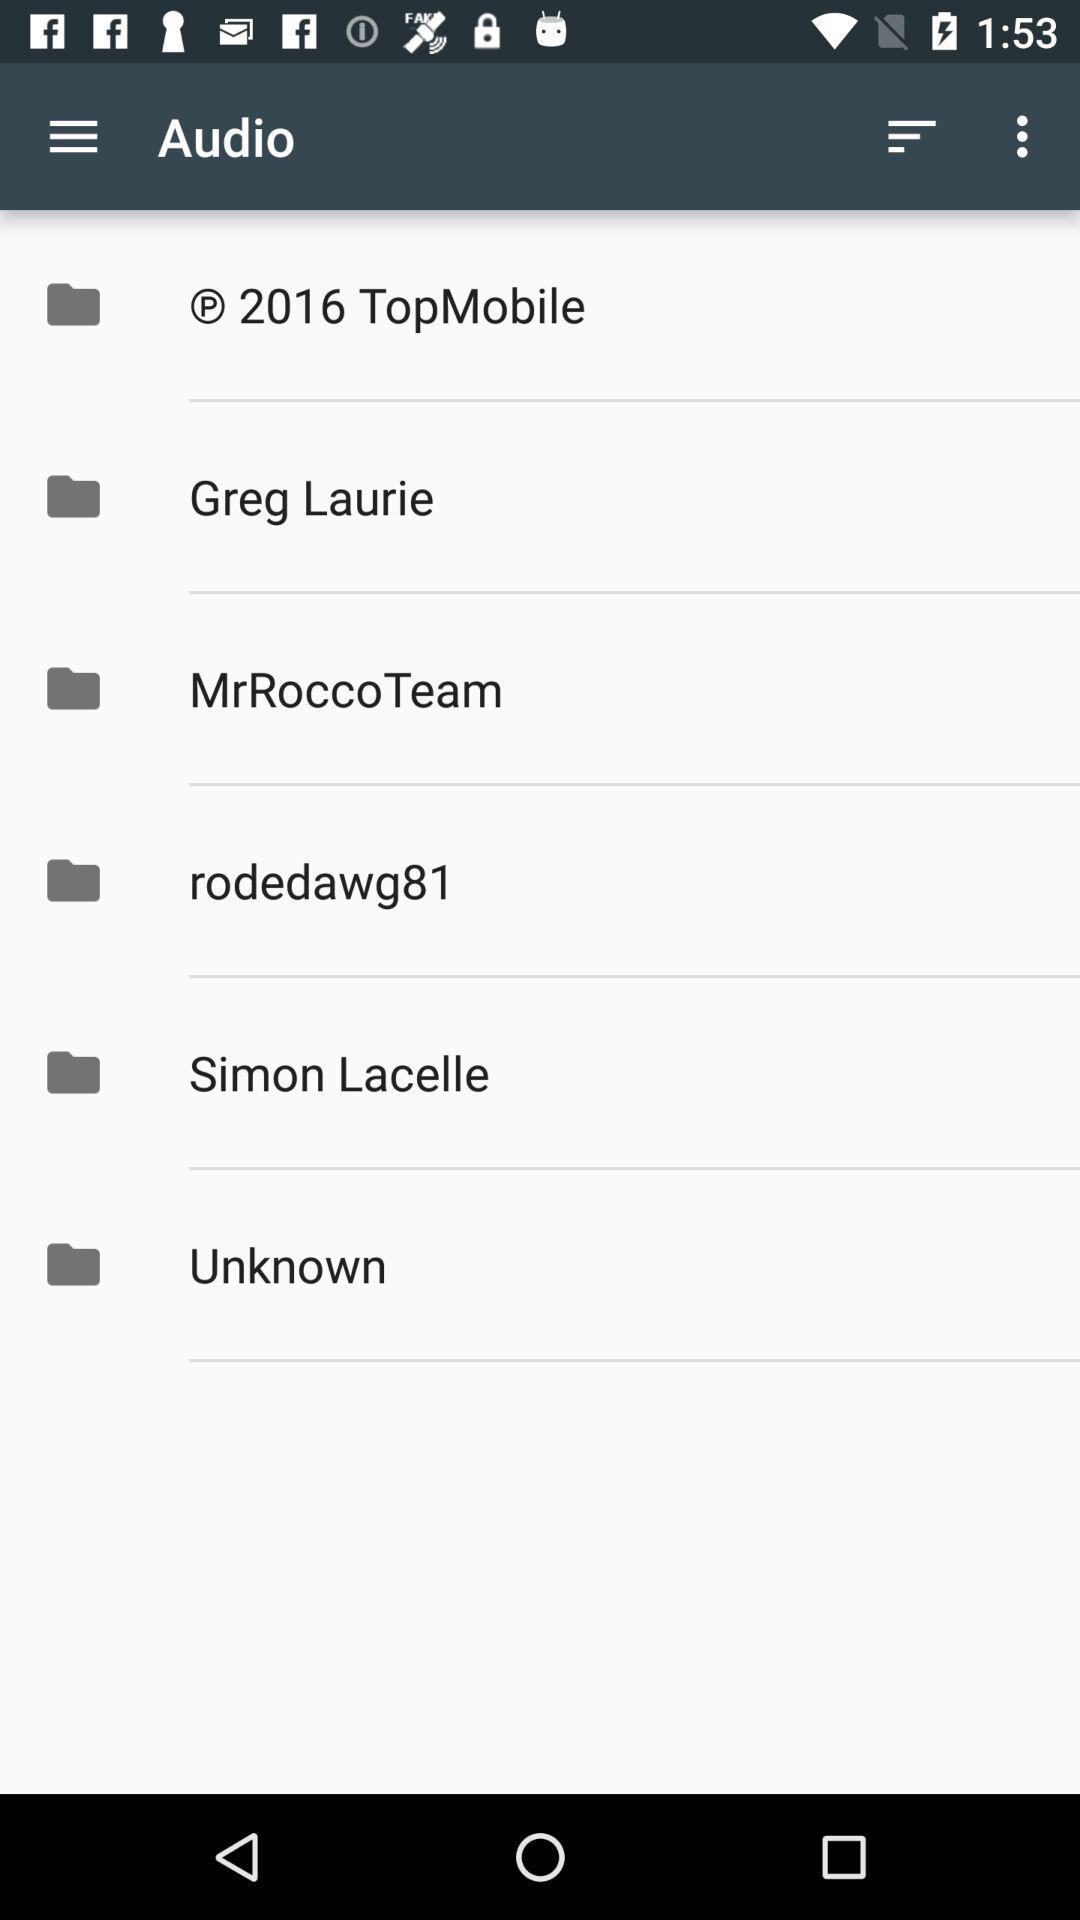 The height and width of the screenshot is (1920, 1080). Describe the element at coordinates (612, 688) in the screenshot. I see `the icon below greg laurie app` at that location.